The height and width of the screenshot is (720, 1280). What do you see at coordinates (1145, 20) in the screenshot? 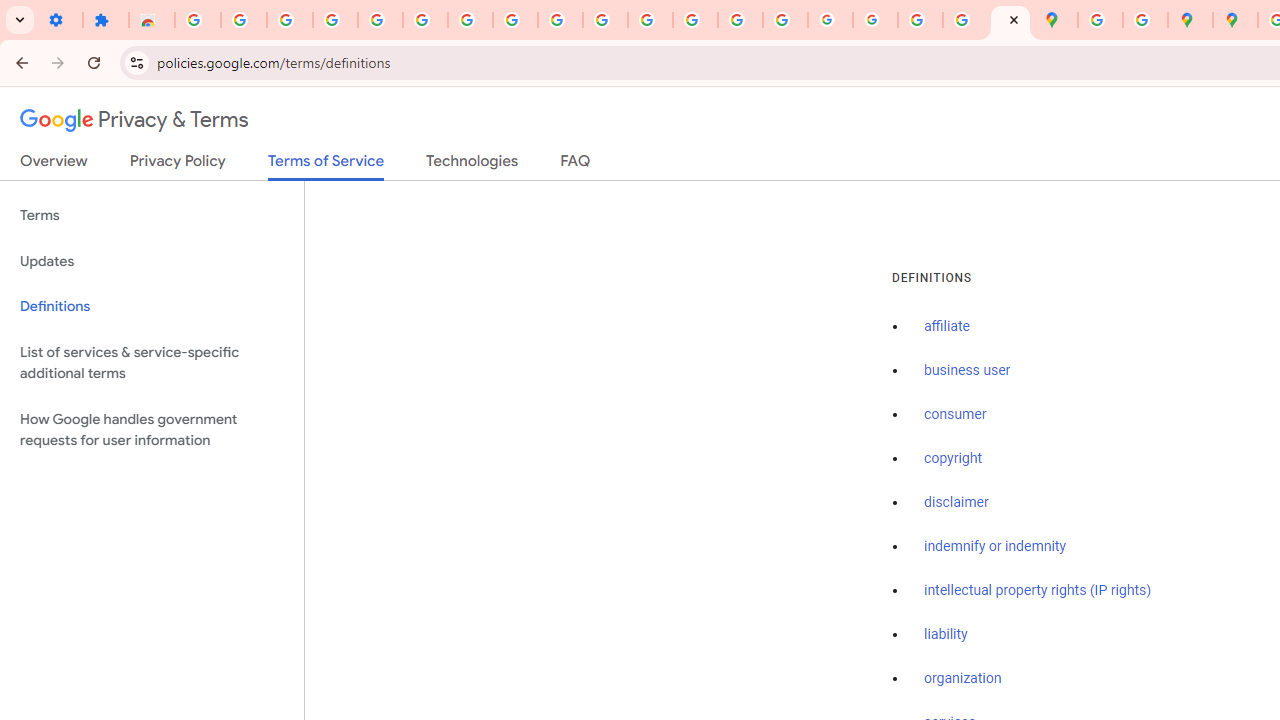
I see `'Safety in Our Products - Google Safety Center'` at bounding box center [1145, 20].